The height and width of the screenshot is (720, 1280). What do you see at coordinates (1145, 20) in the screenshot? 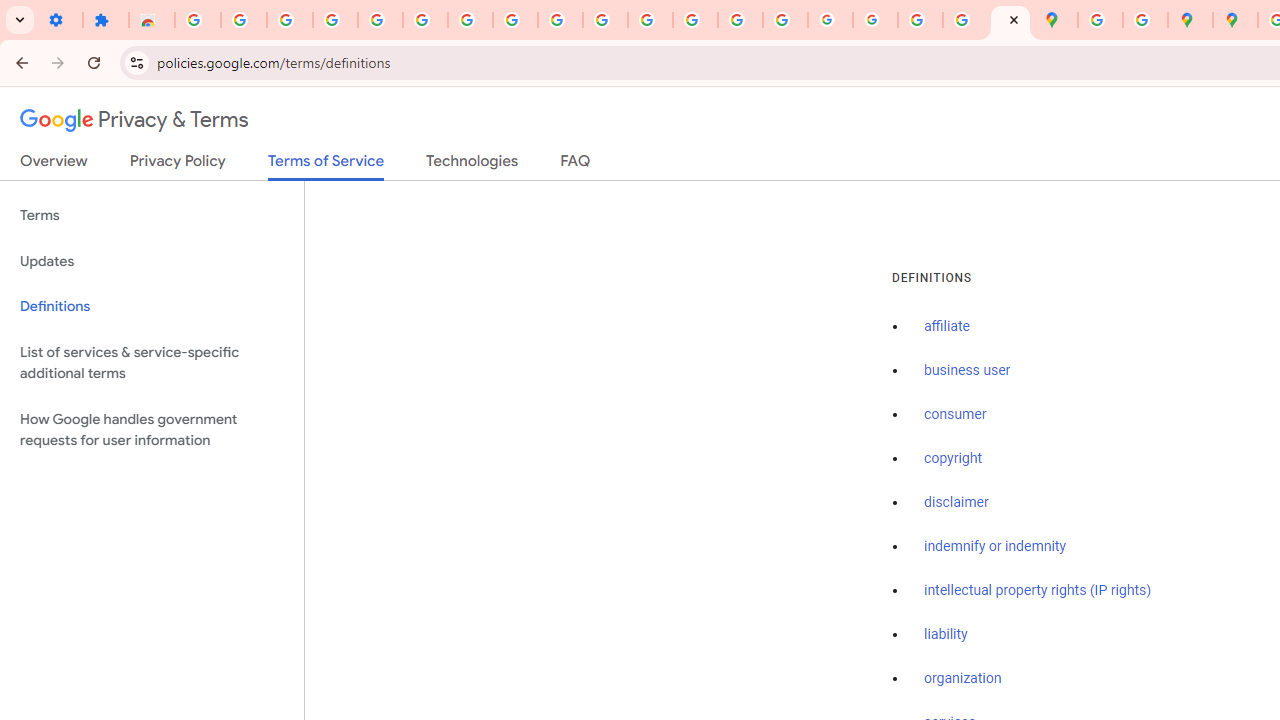
I see `'Safety in Our Products - Google Safety Center'` at bounding box center [1145, 20].